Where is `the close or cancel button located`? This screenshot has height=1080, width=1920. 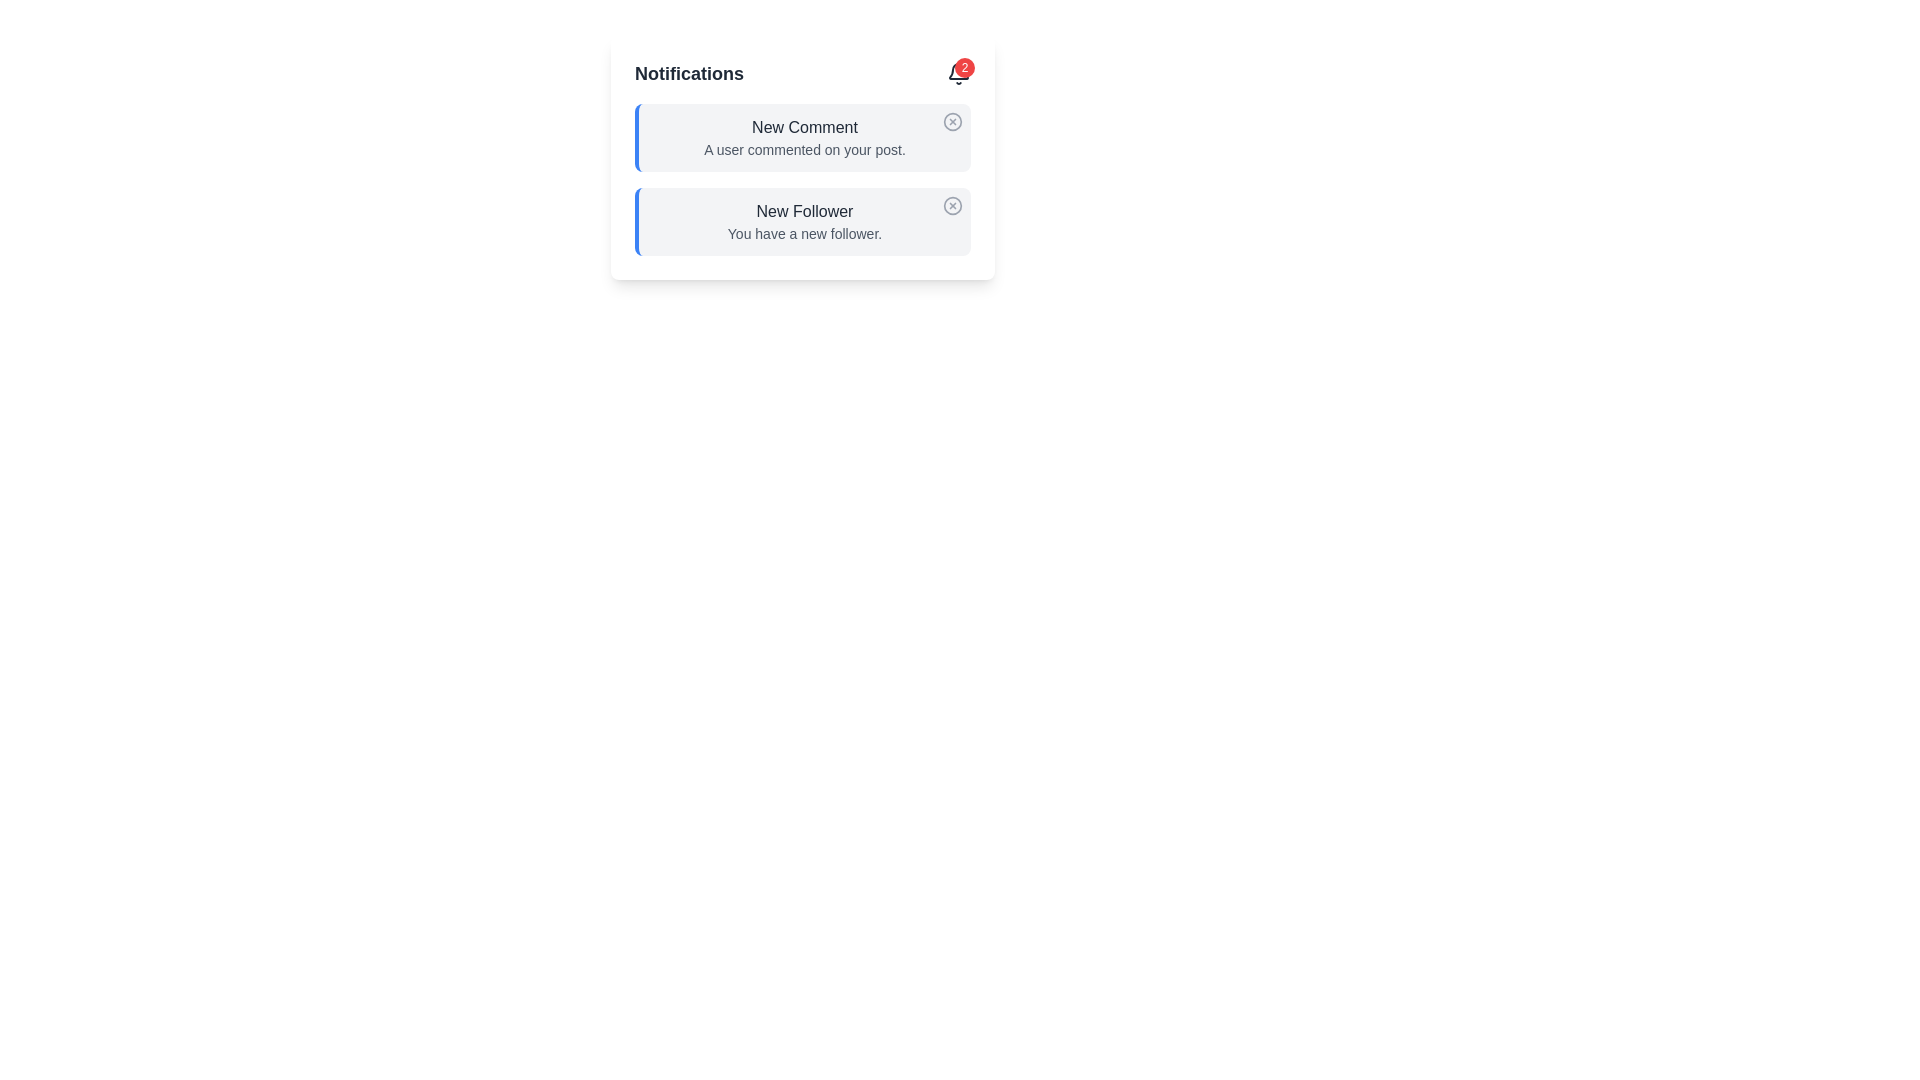 the close or cancel button located is located at coordinates (952, 205).